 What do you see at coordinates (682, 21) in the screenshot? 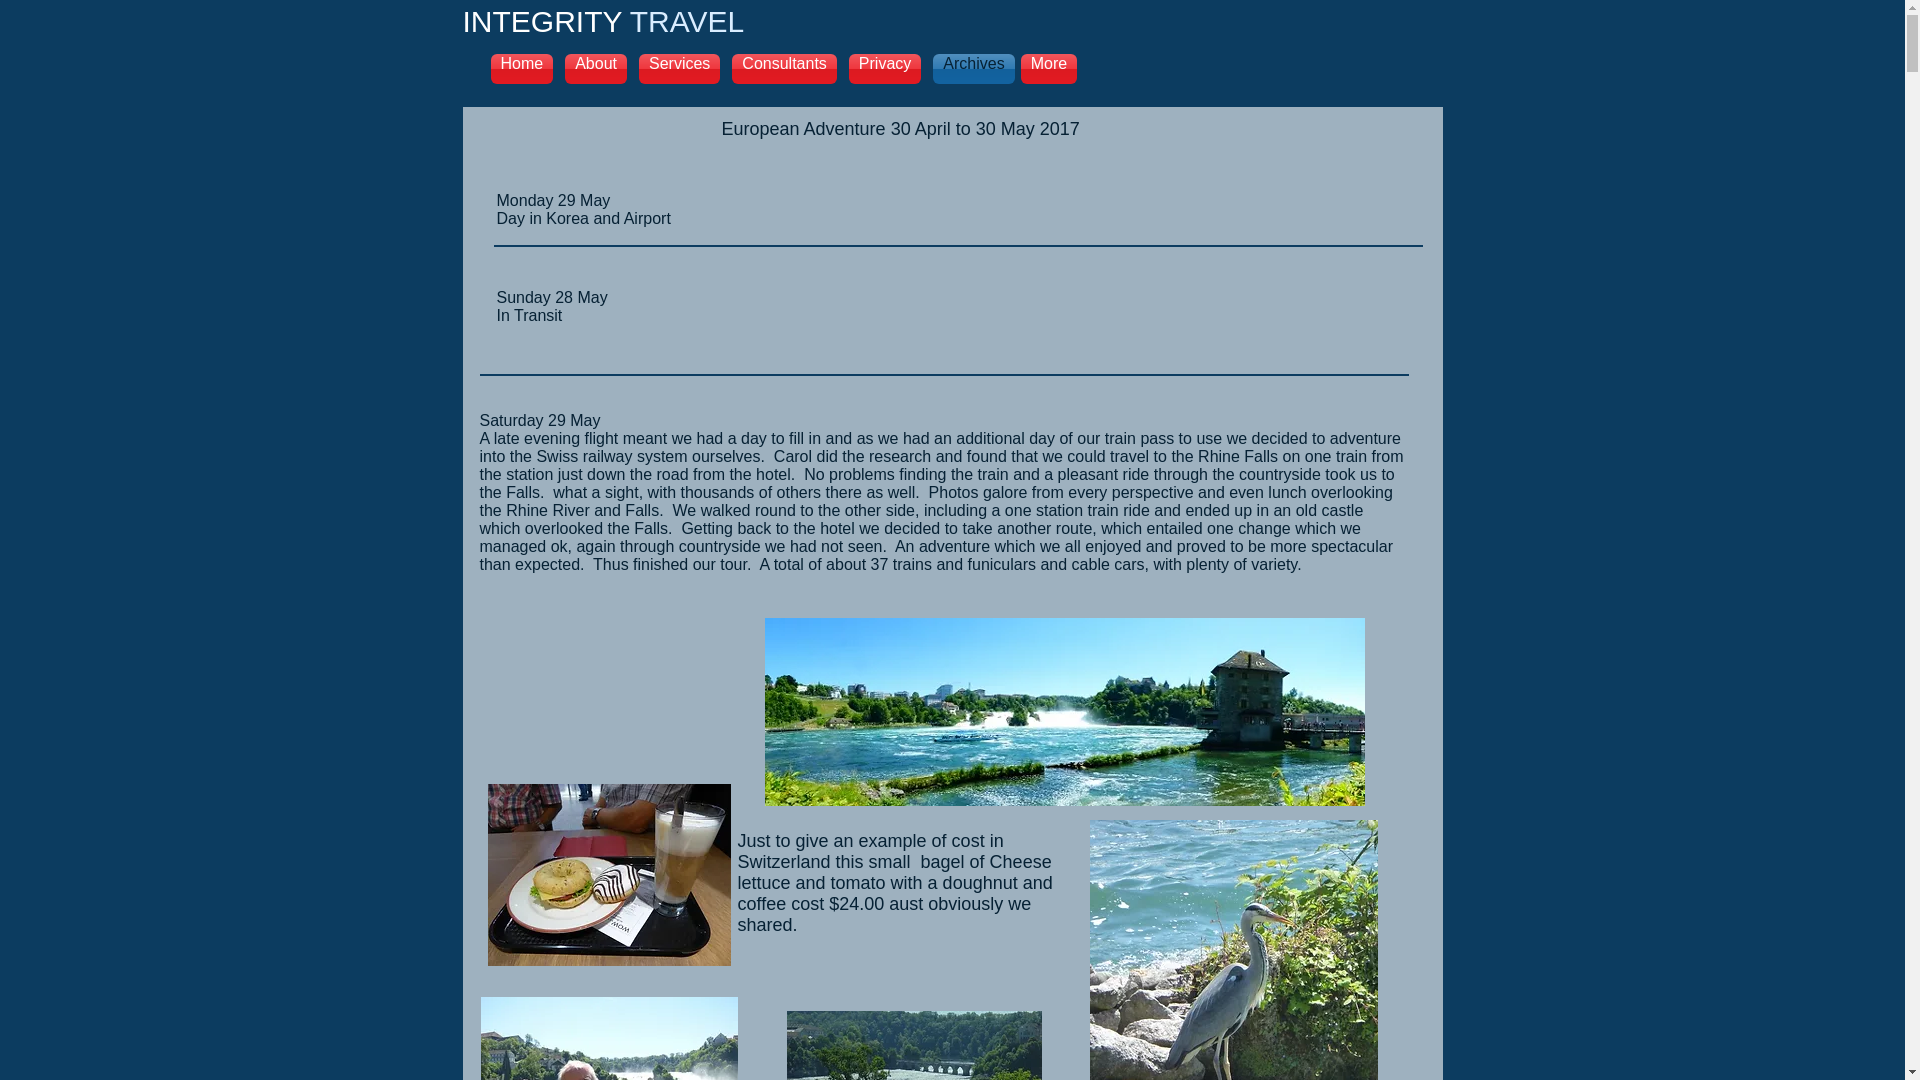
I see `' TRAVEL'` at bounding box center [682, 21].